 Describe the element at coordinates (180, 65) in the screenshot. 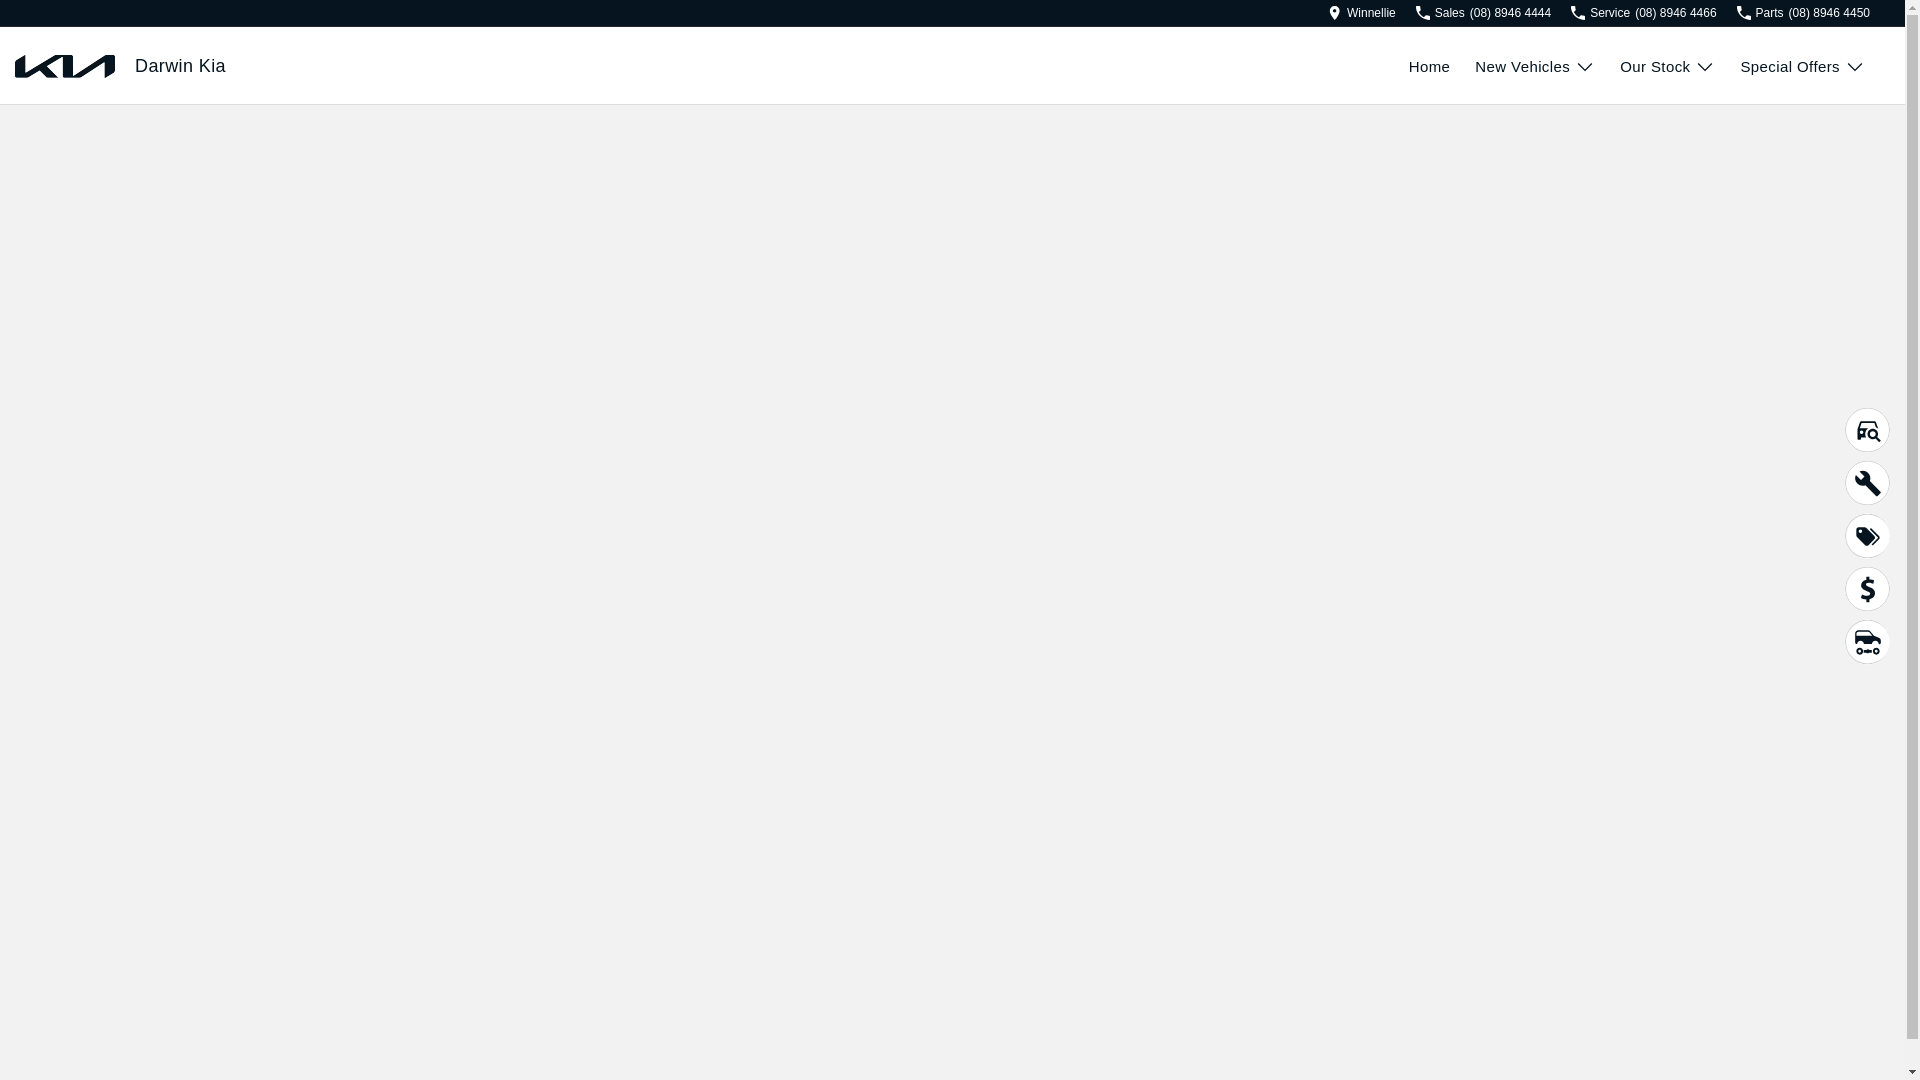

I see `'Darwin Kia'` at that location.